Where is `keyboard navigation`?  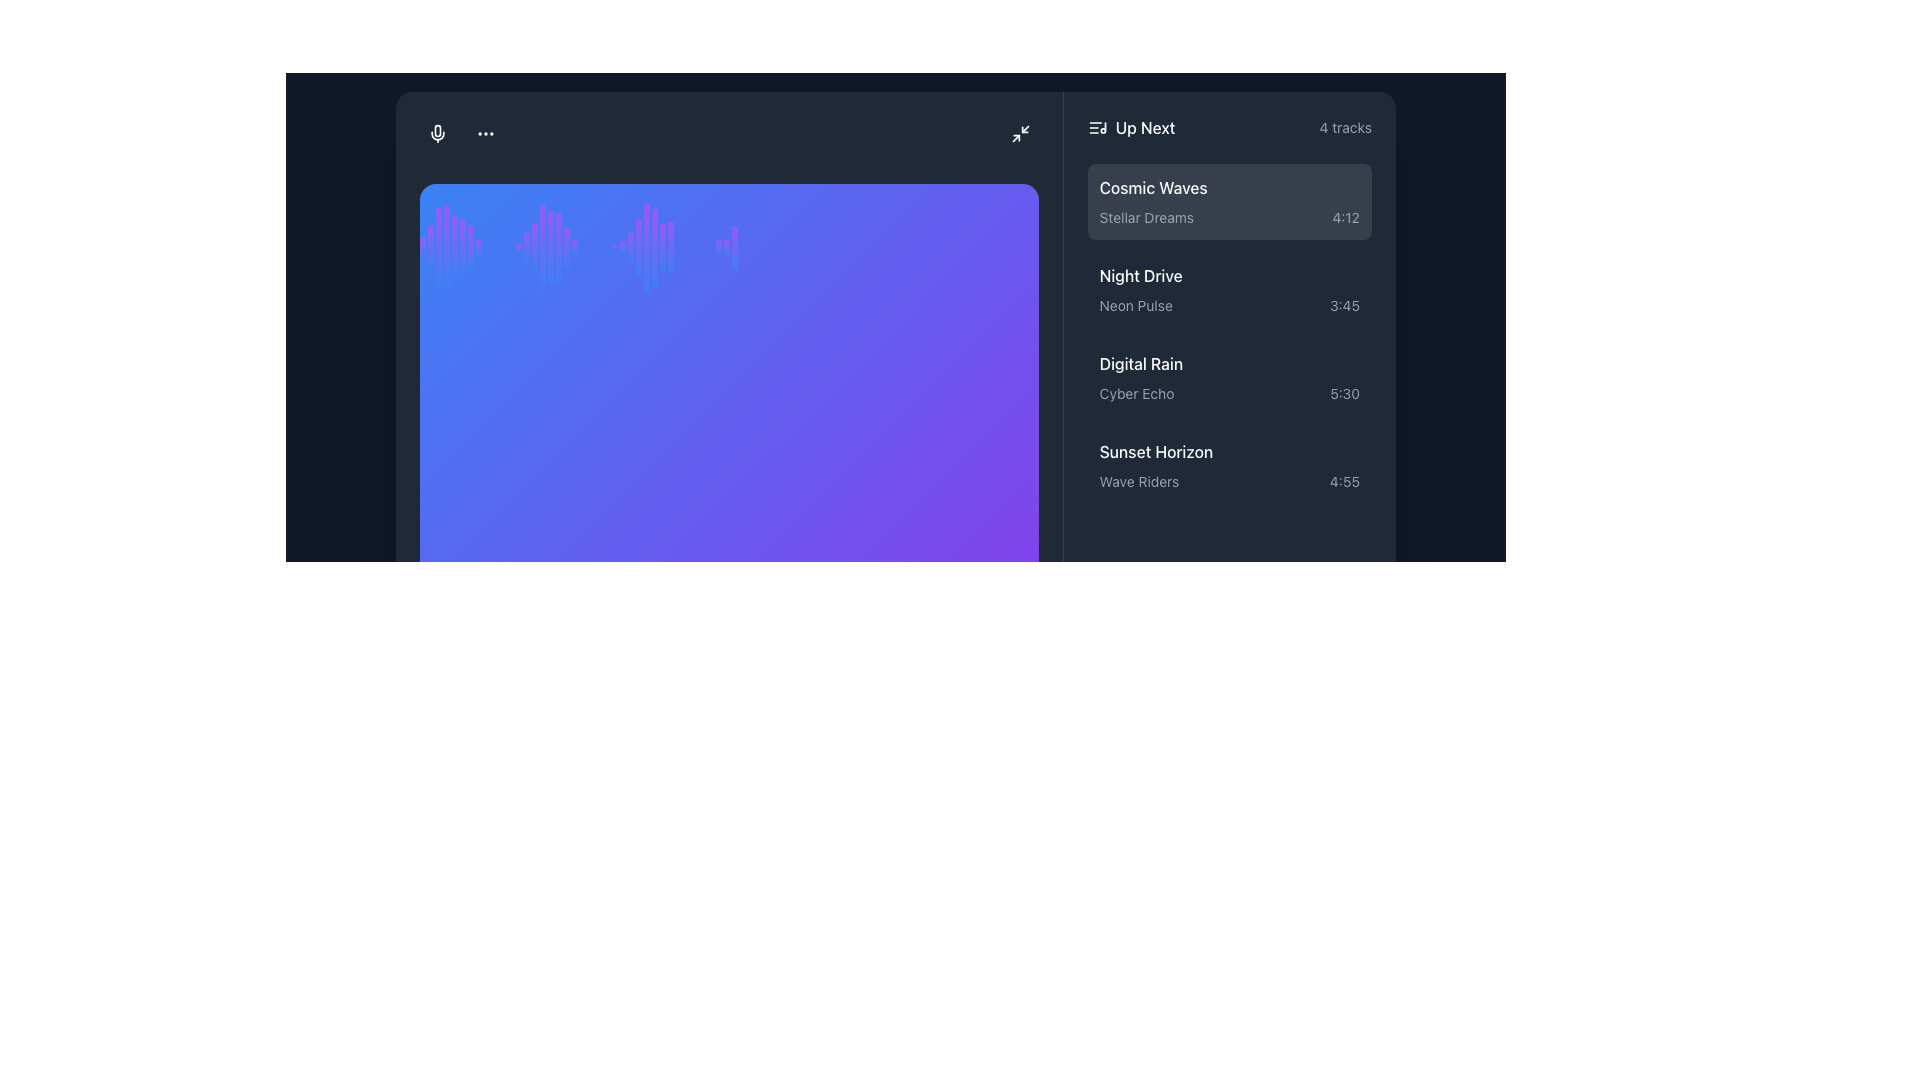 keyboard navigation is located at coordinates (1348, 275).